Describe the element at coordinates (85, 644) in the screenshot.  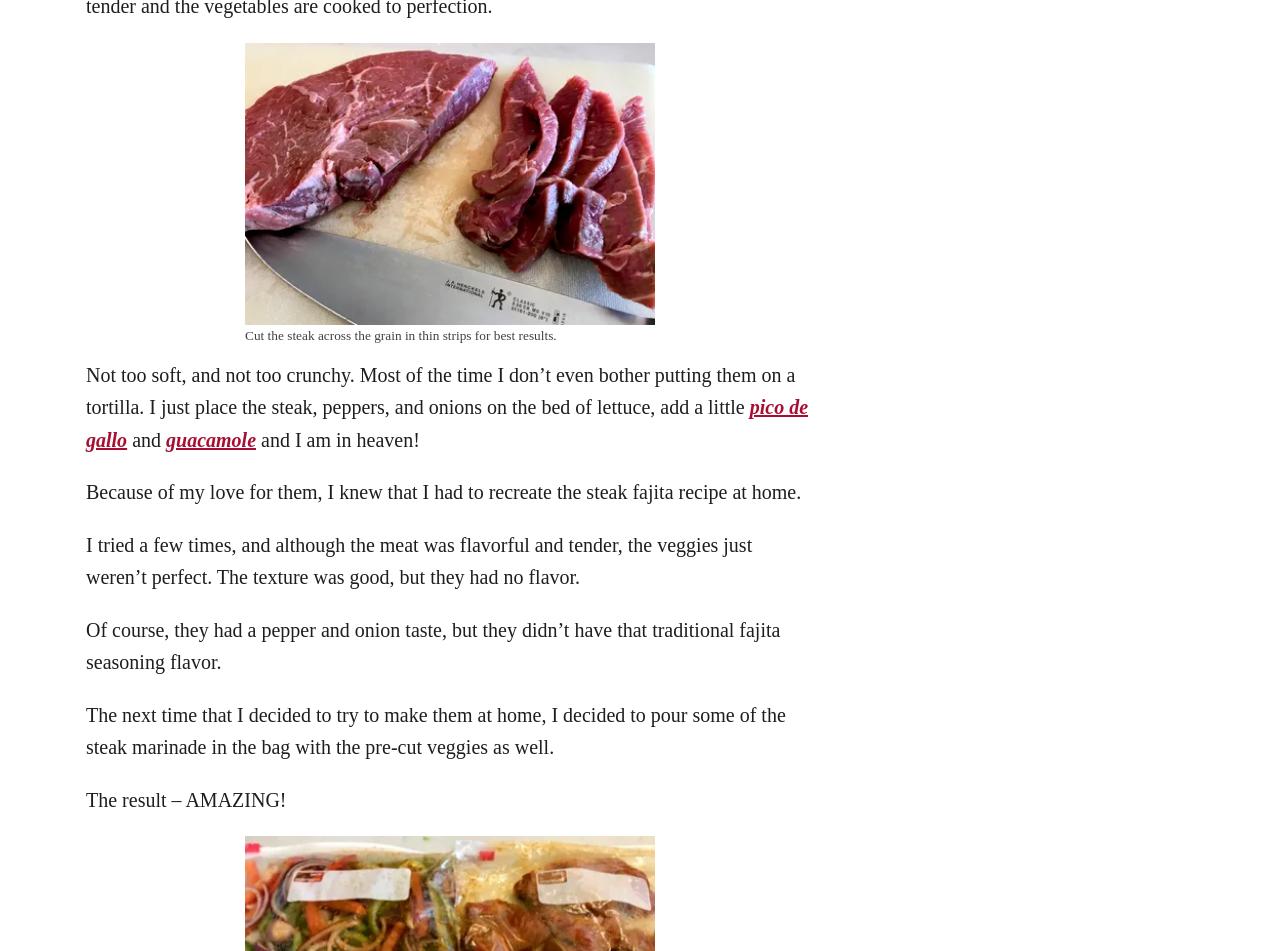
I see `'Of course, they had a pepper and onion taste, but they didn’t have that traditional fajita seasoning flavor.'` at that location.